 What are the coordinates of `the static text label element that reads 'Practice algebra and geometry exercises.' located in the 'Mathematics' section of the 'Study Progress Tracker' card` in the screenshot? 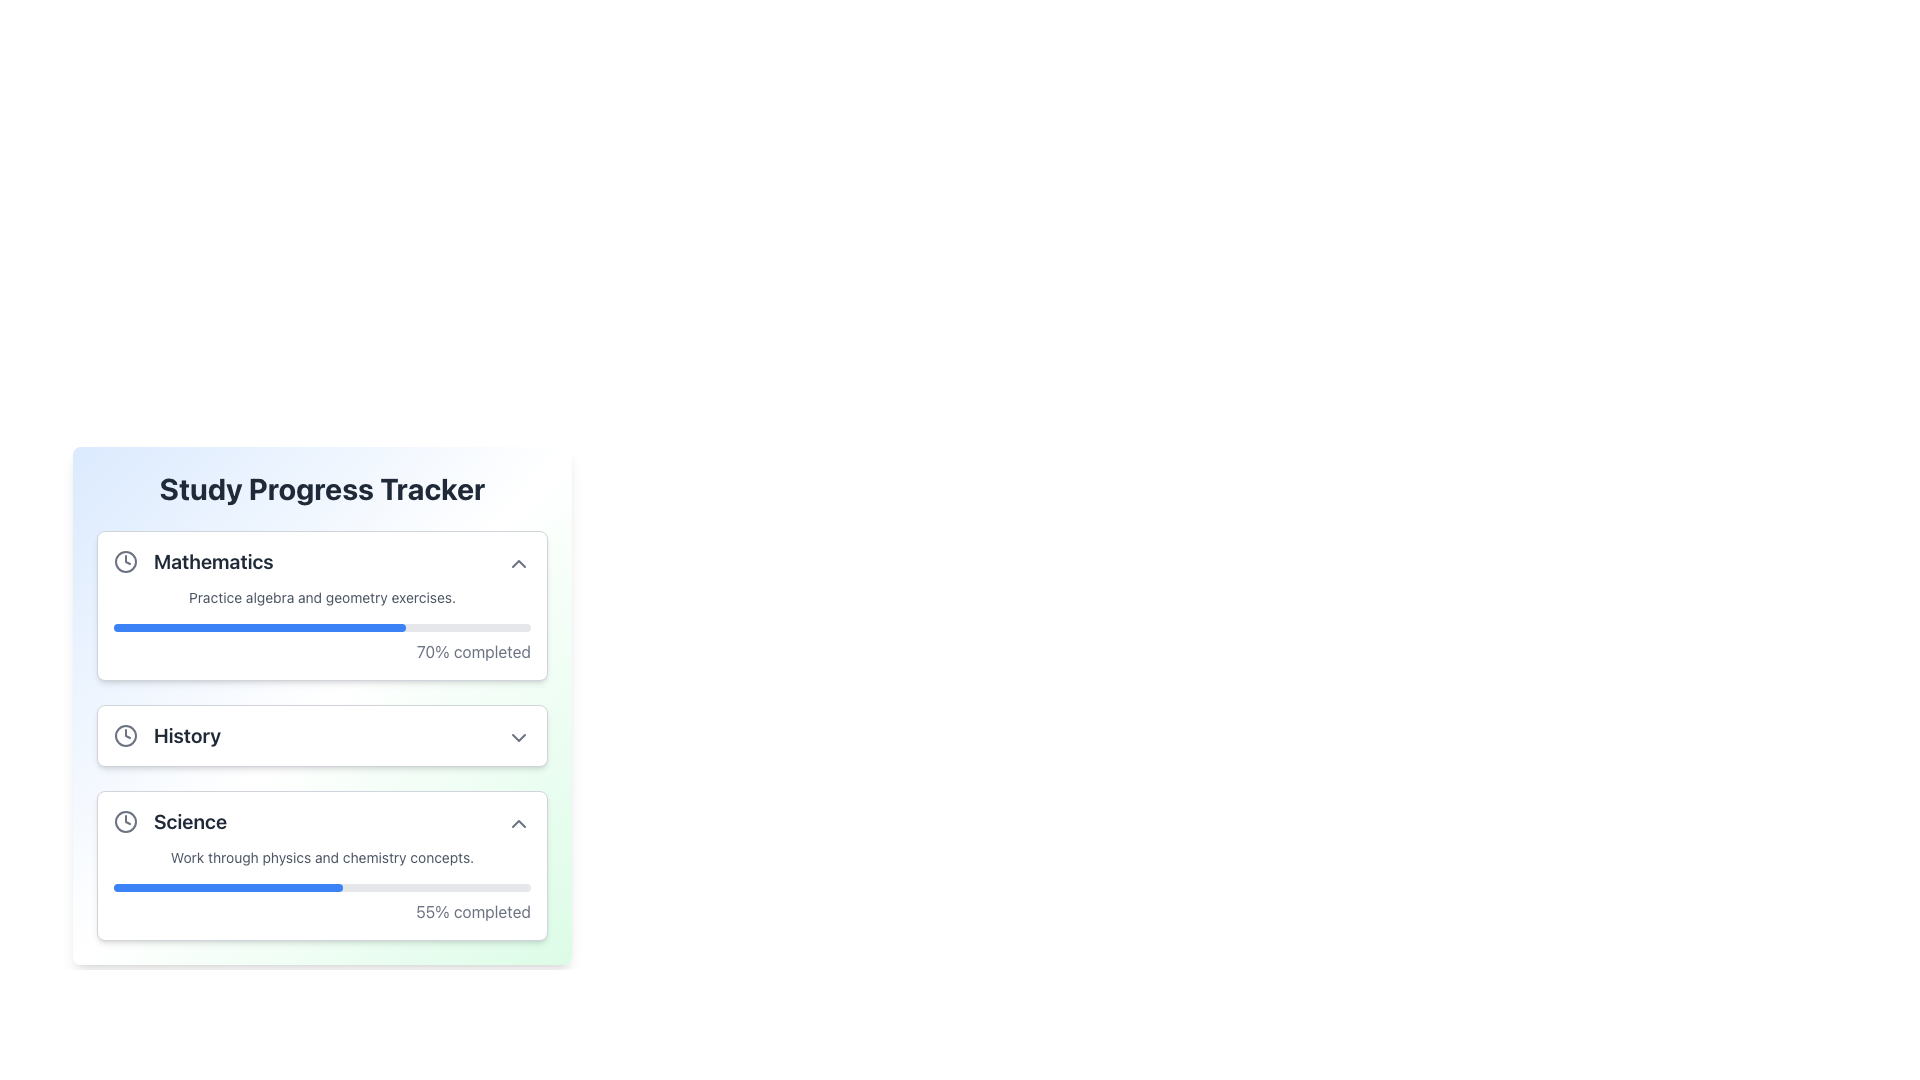 It's located at (322, 596).